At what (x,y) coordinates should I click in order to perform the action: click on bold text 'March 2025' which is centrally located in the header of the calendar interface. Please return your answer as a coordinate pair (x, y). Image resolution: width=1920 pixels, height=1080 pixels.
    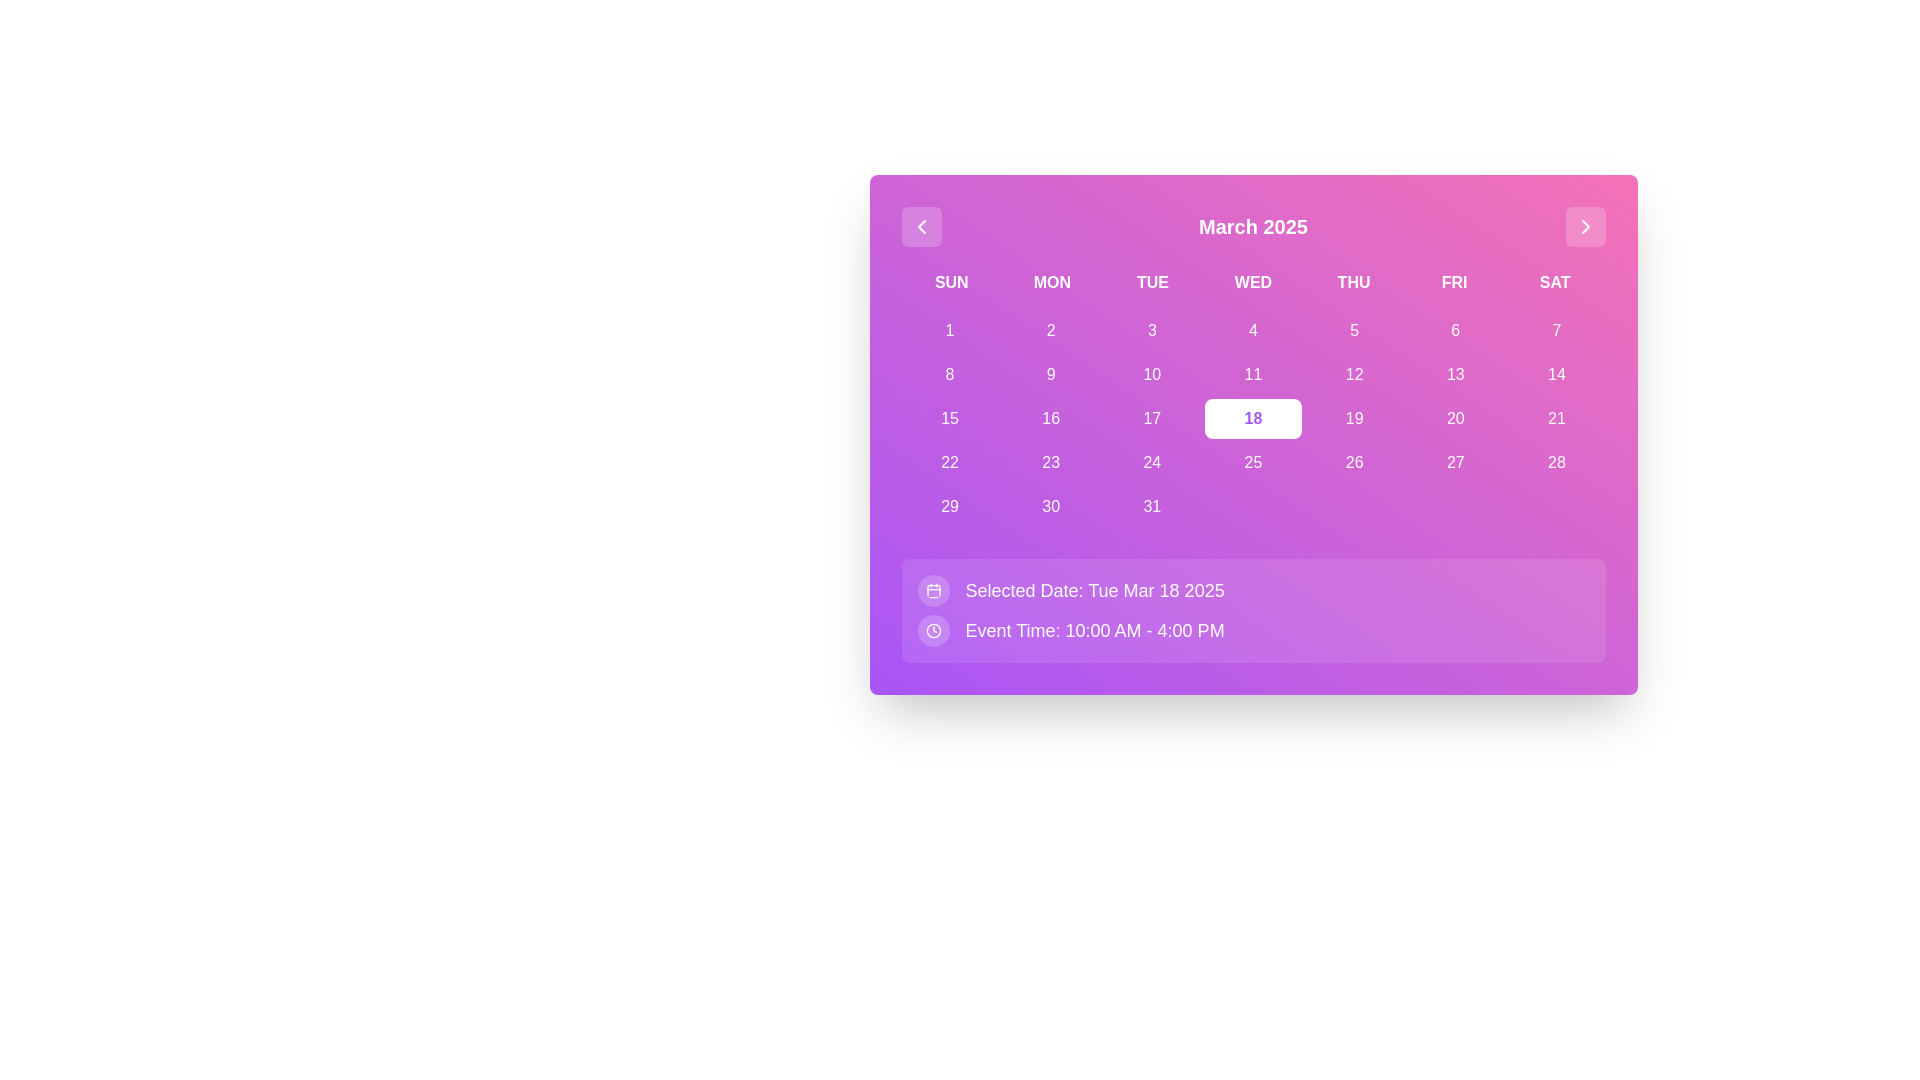
    Looking at the image, I should click on (1252, 226).